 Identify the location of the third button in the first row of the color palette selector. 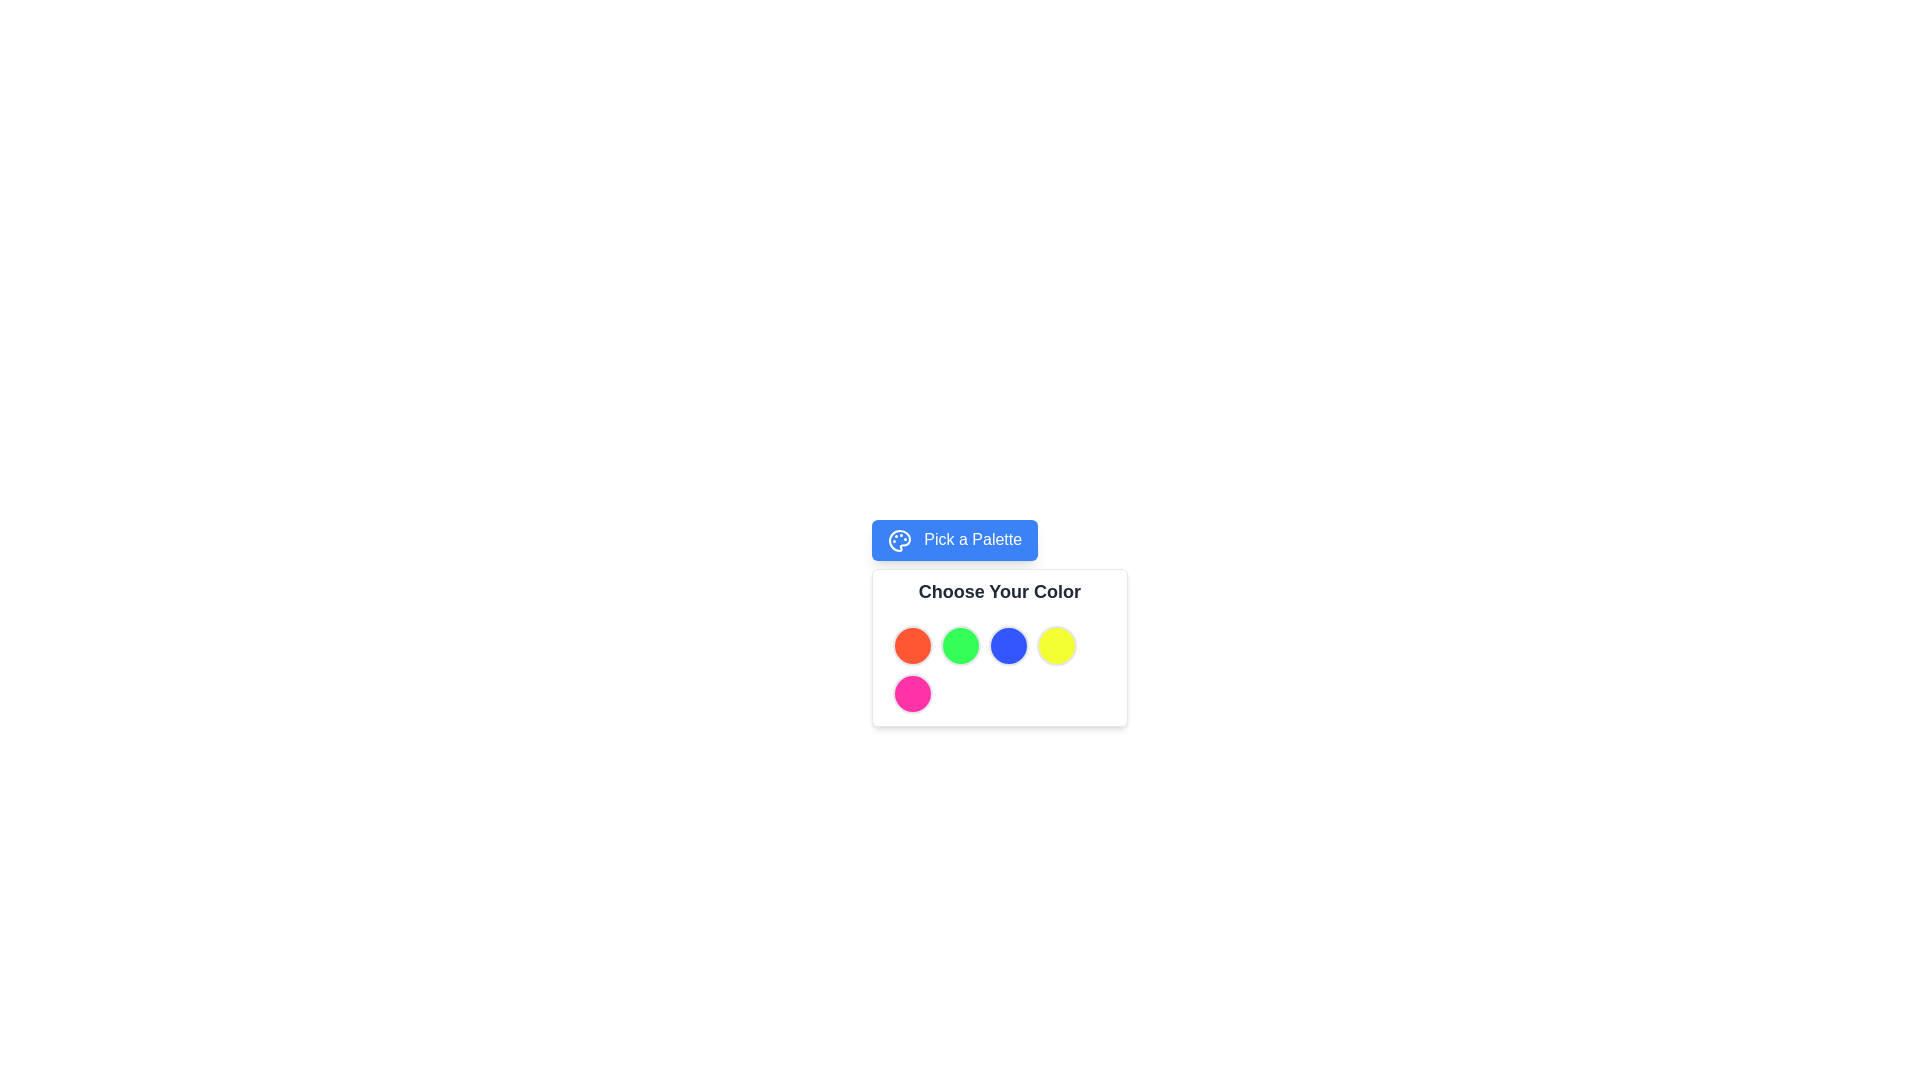
(1008, 645).